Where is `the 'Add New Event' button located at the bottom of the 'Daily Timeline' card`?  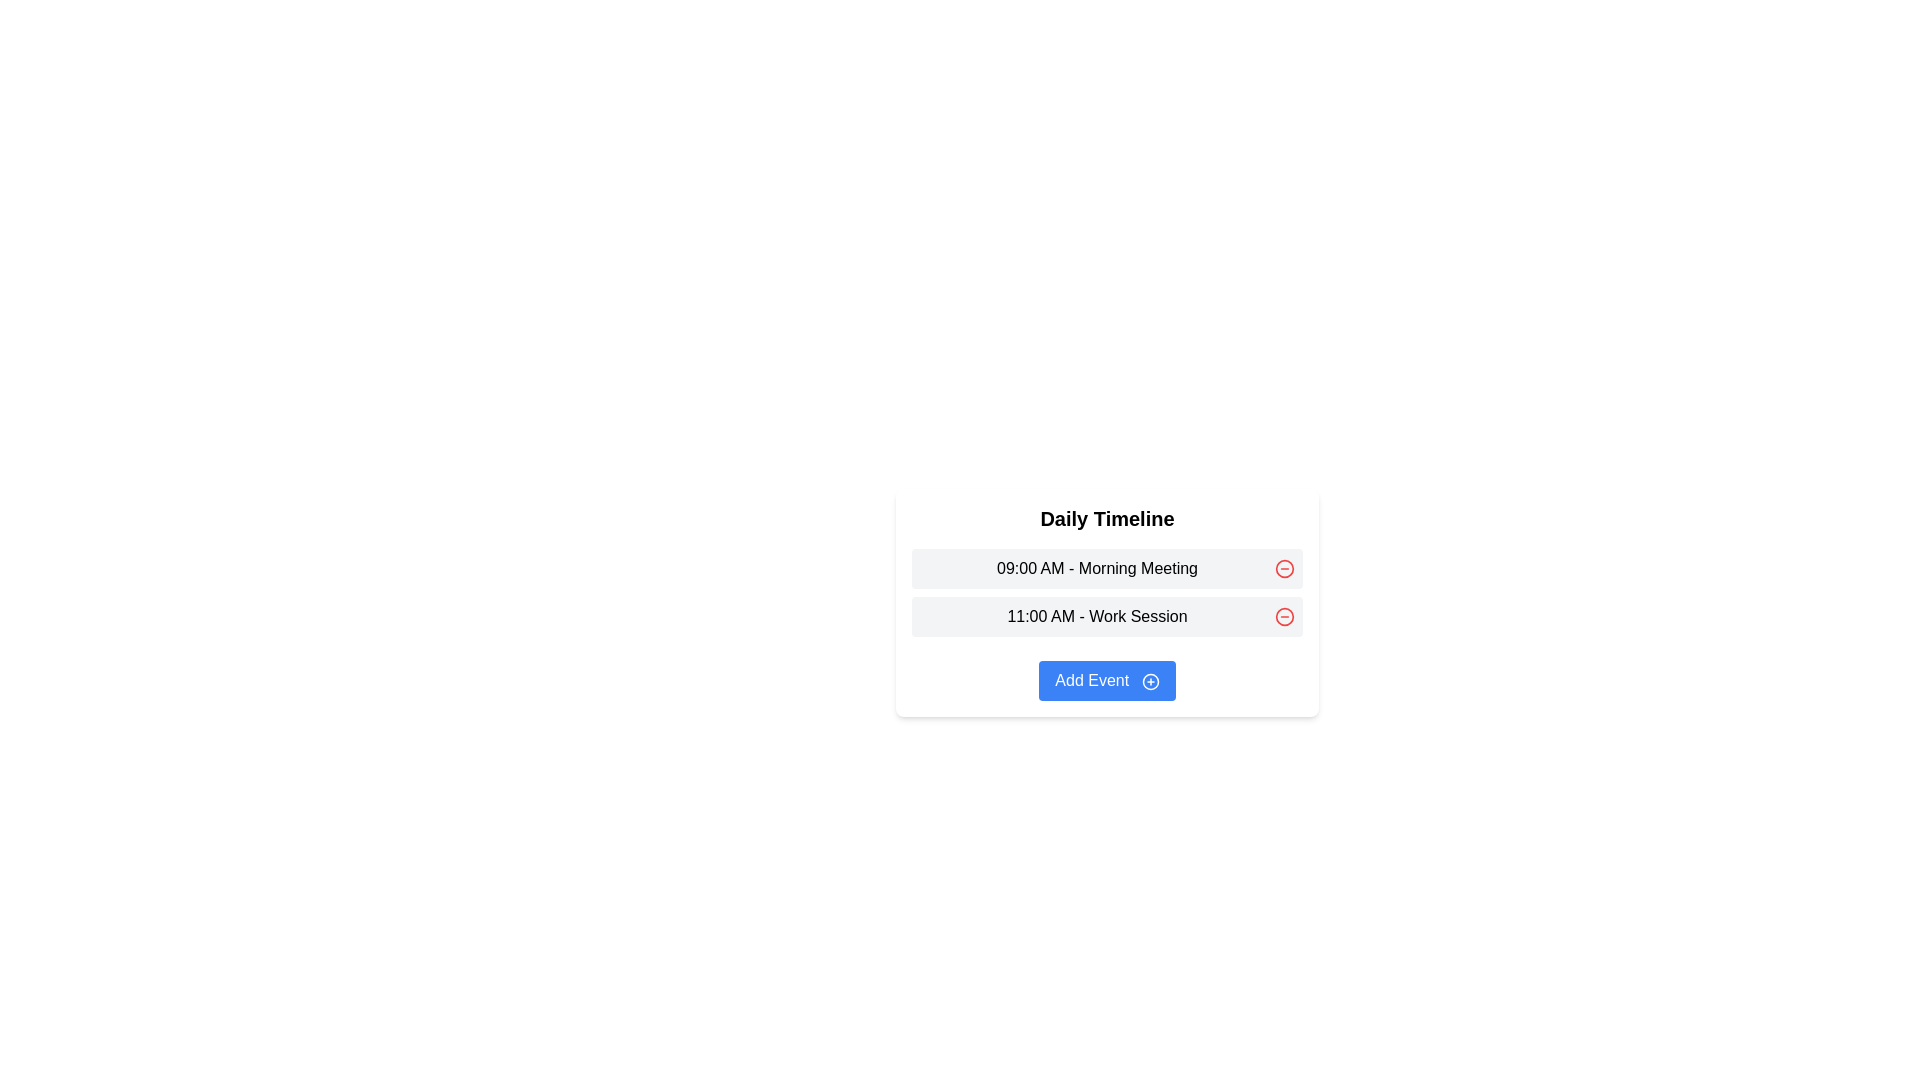 the 'Add New Event' button located at the bottom of the 'Daily Timeline' card is located at coordinates (1106, 680).